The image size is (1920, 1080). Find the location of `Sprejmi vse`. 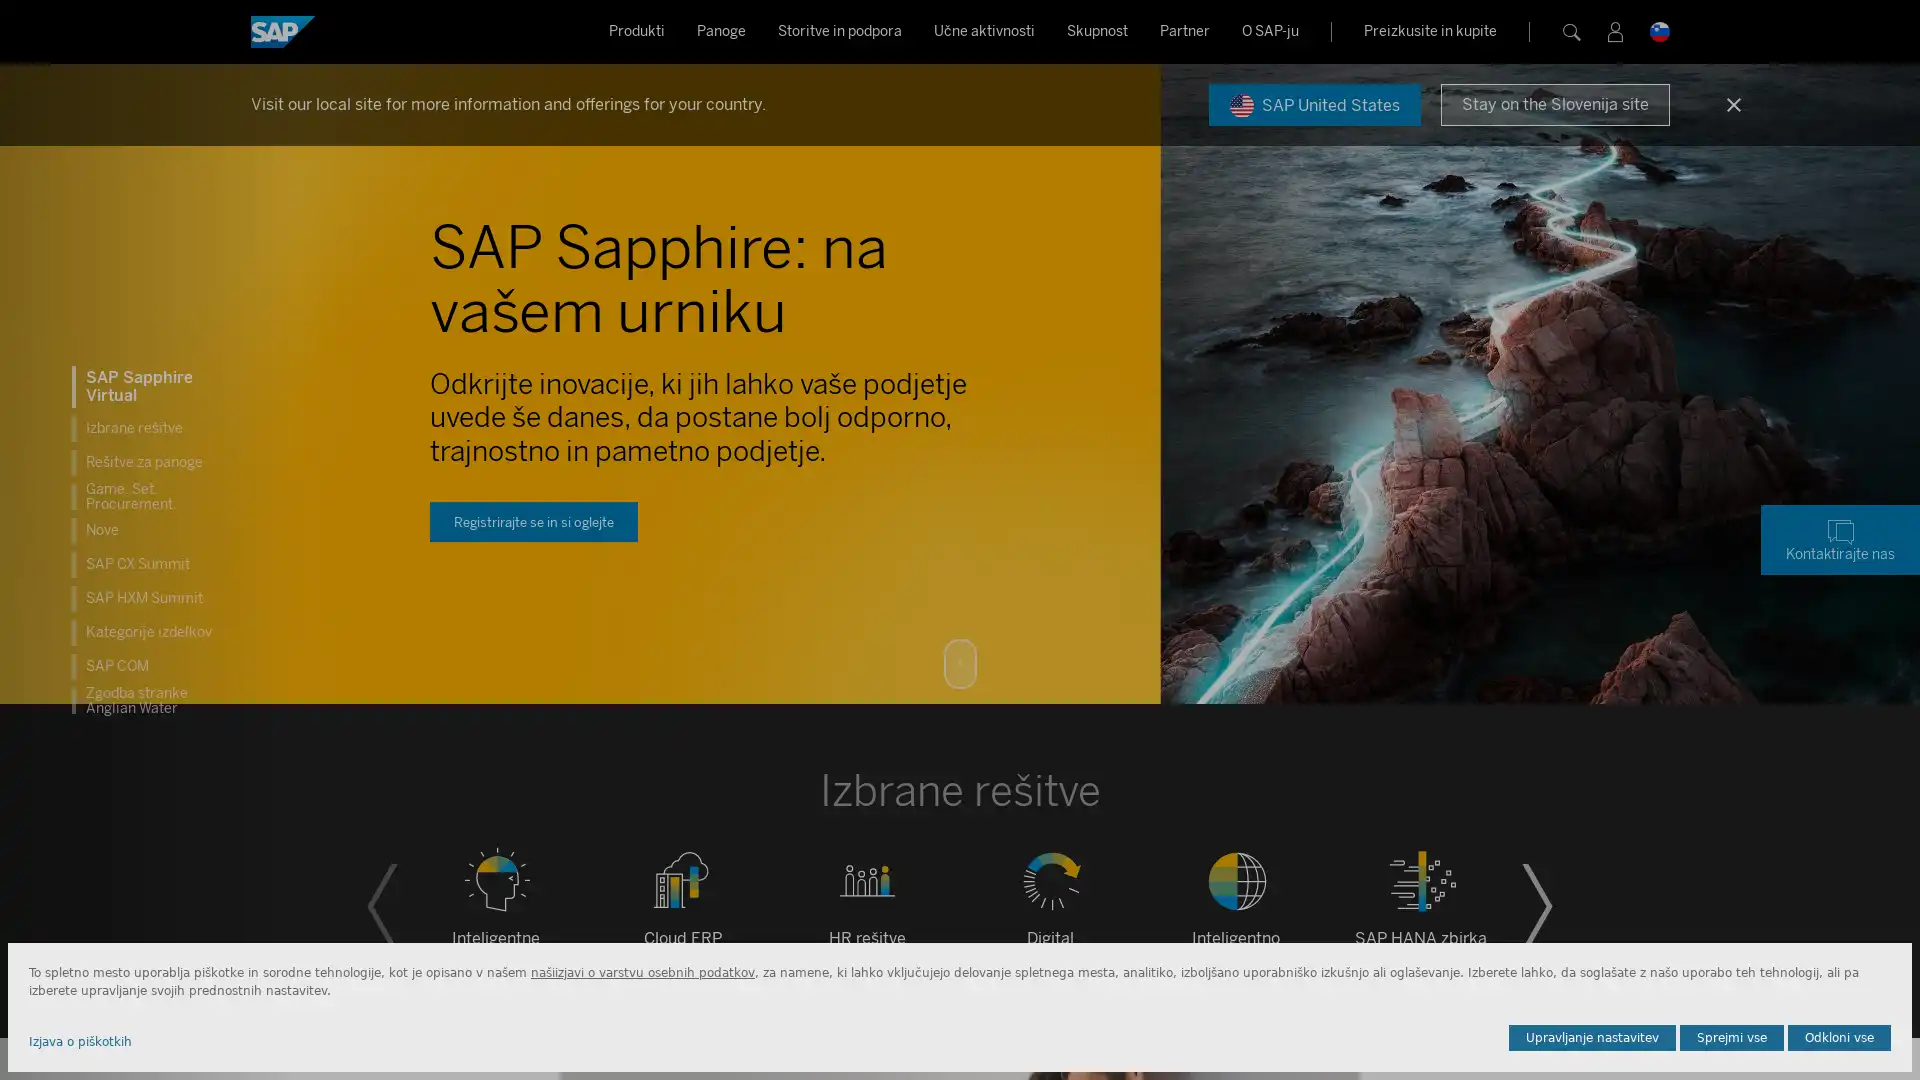

Sprejmi vse is located at coordinates (1731, 1036).